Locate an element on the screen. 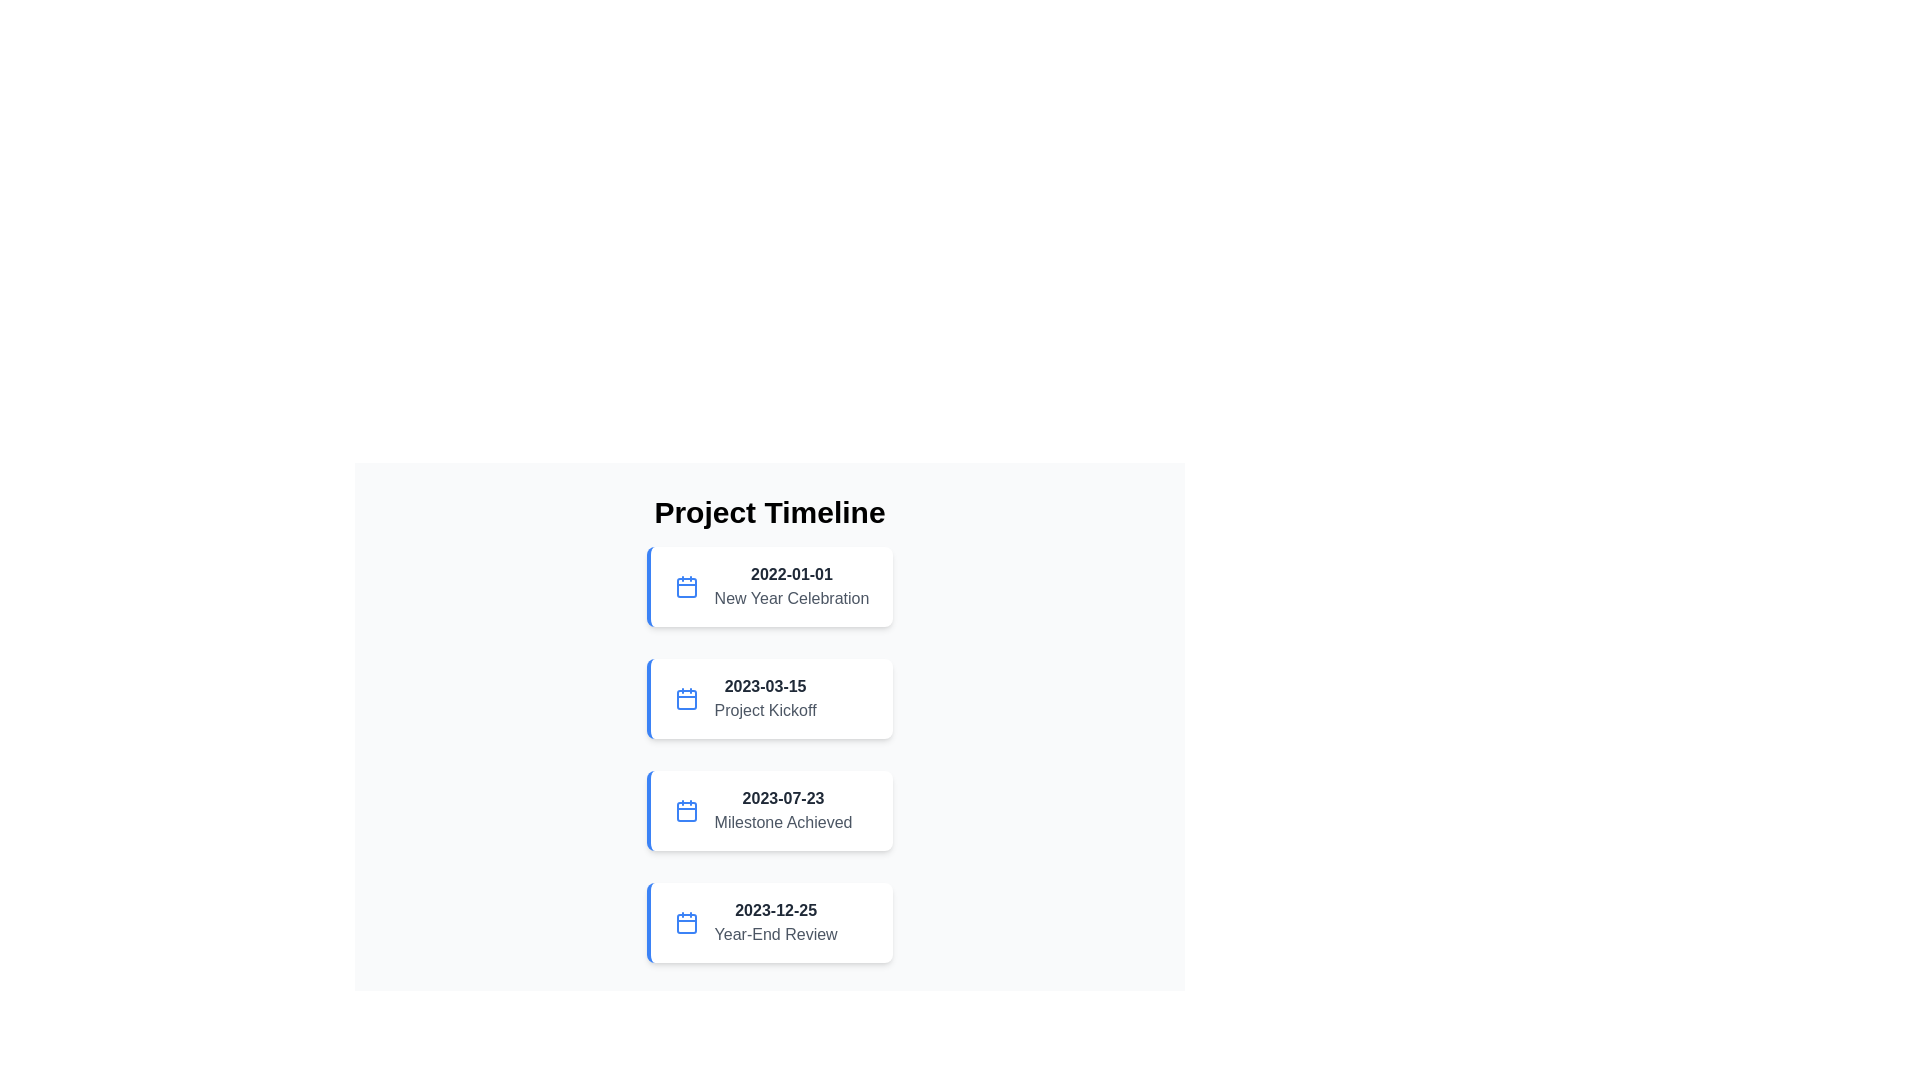 Image resolution: width=1920 pixels, height=1080 pixels. the blue calendar icon of the list item labeled 'Year-End Review' with the date '2023-12-25', which is located at the bottom of the vertically stacked list is located at coordinates (771, 922).